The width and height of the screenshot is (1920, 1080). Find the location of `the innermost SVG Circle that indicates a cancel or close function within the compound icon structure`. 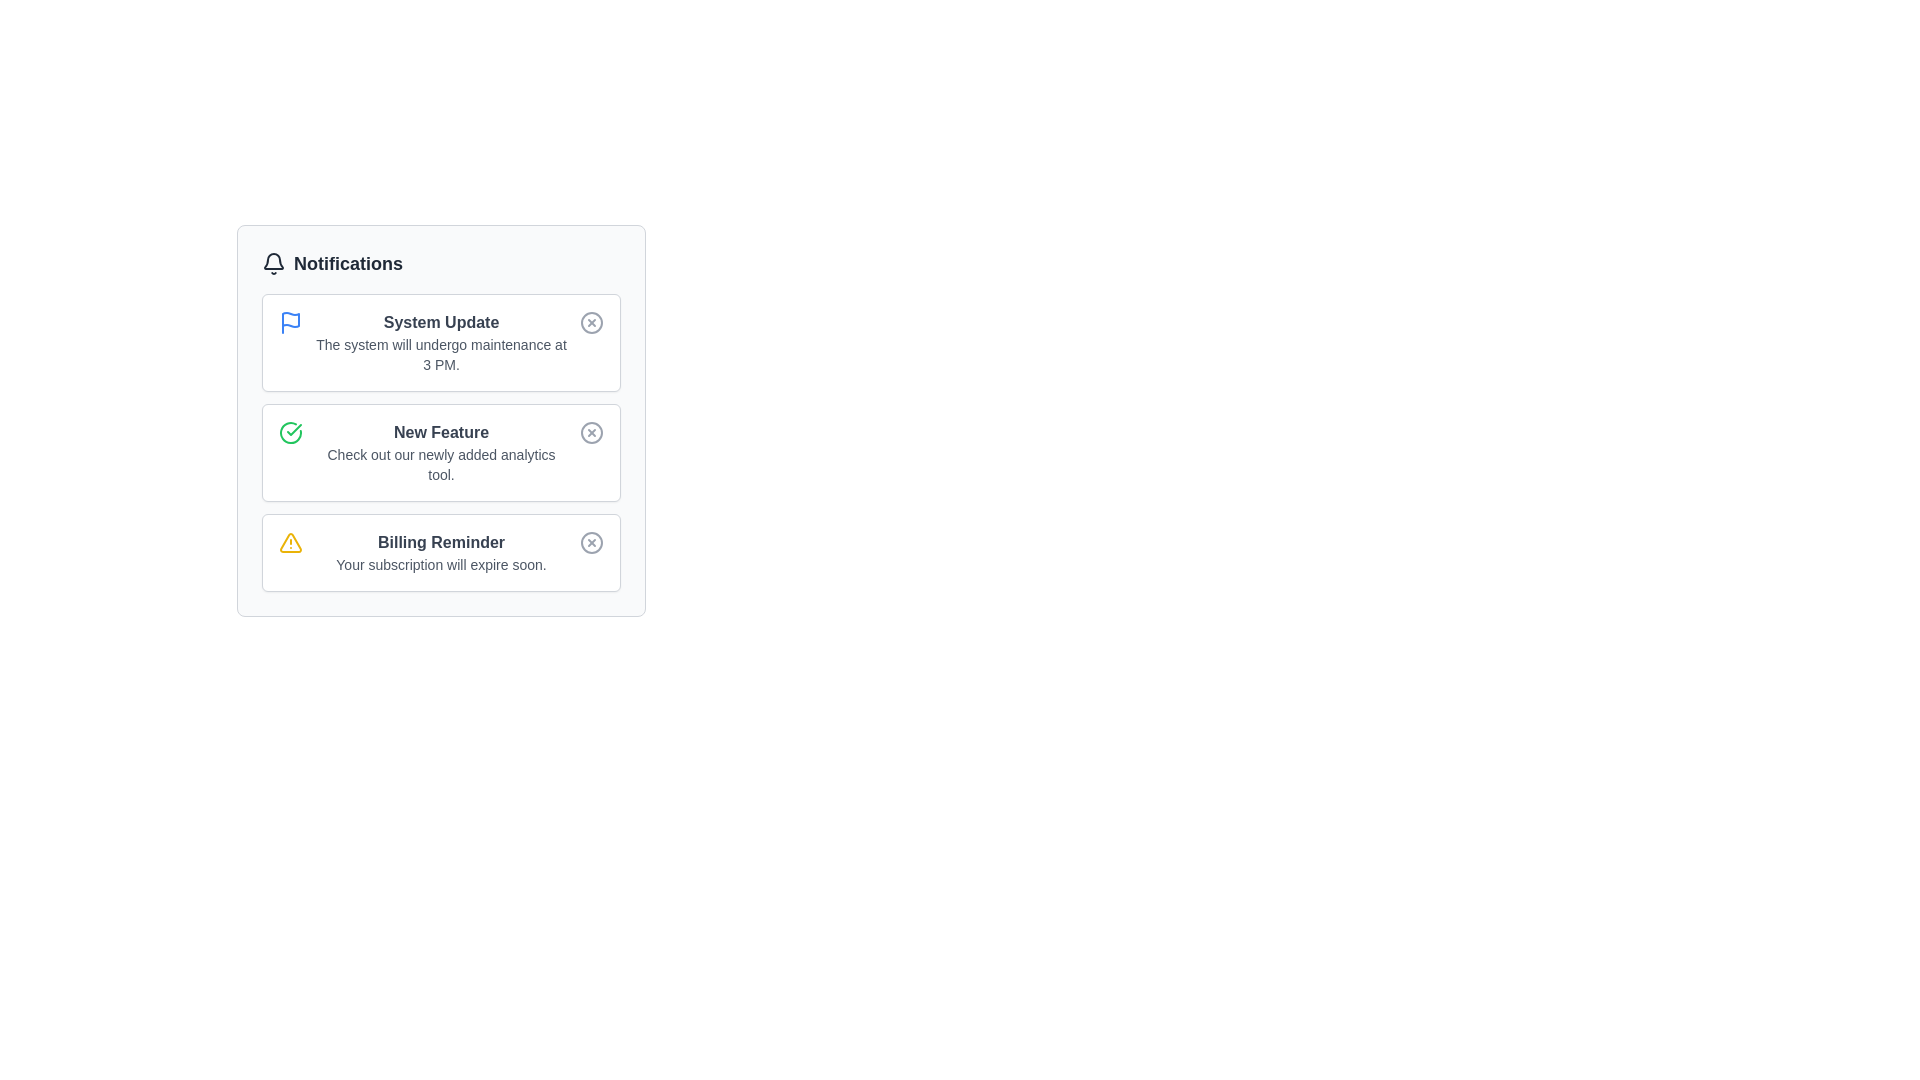

the innermost SVG Circle that indicates a cancel or close function within the compound icon structure is located at coordinates (590, 322).